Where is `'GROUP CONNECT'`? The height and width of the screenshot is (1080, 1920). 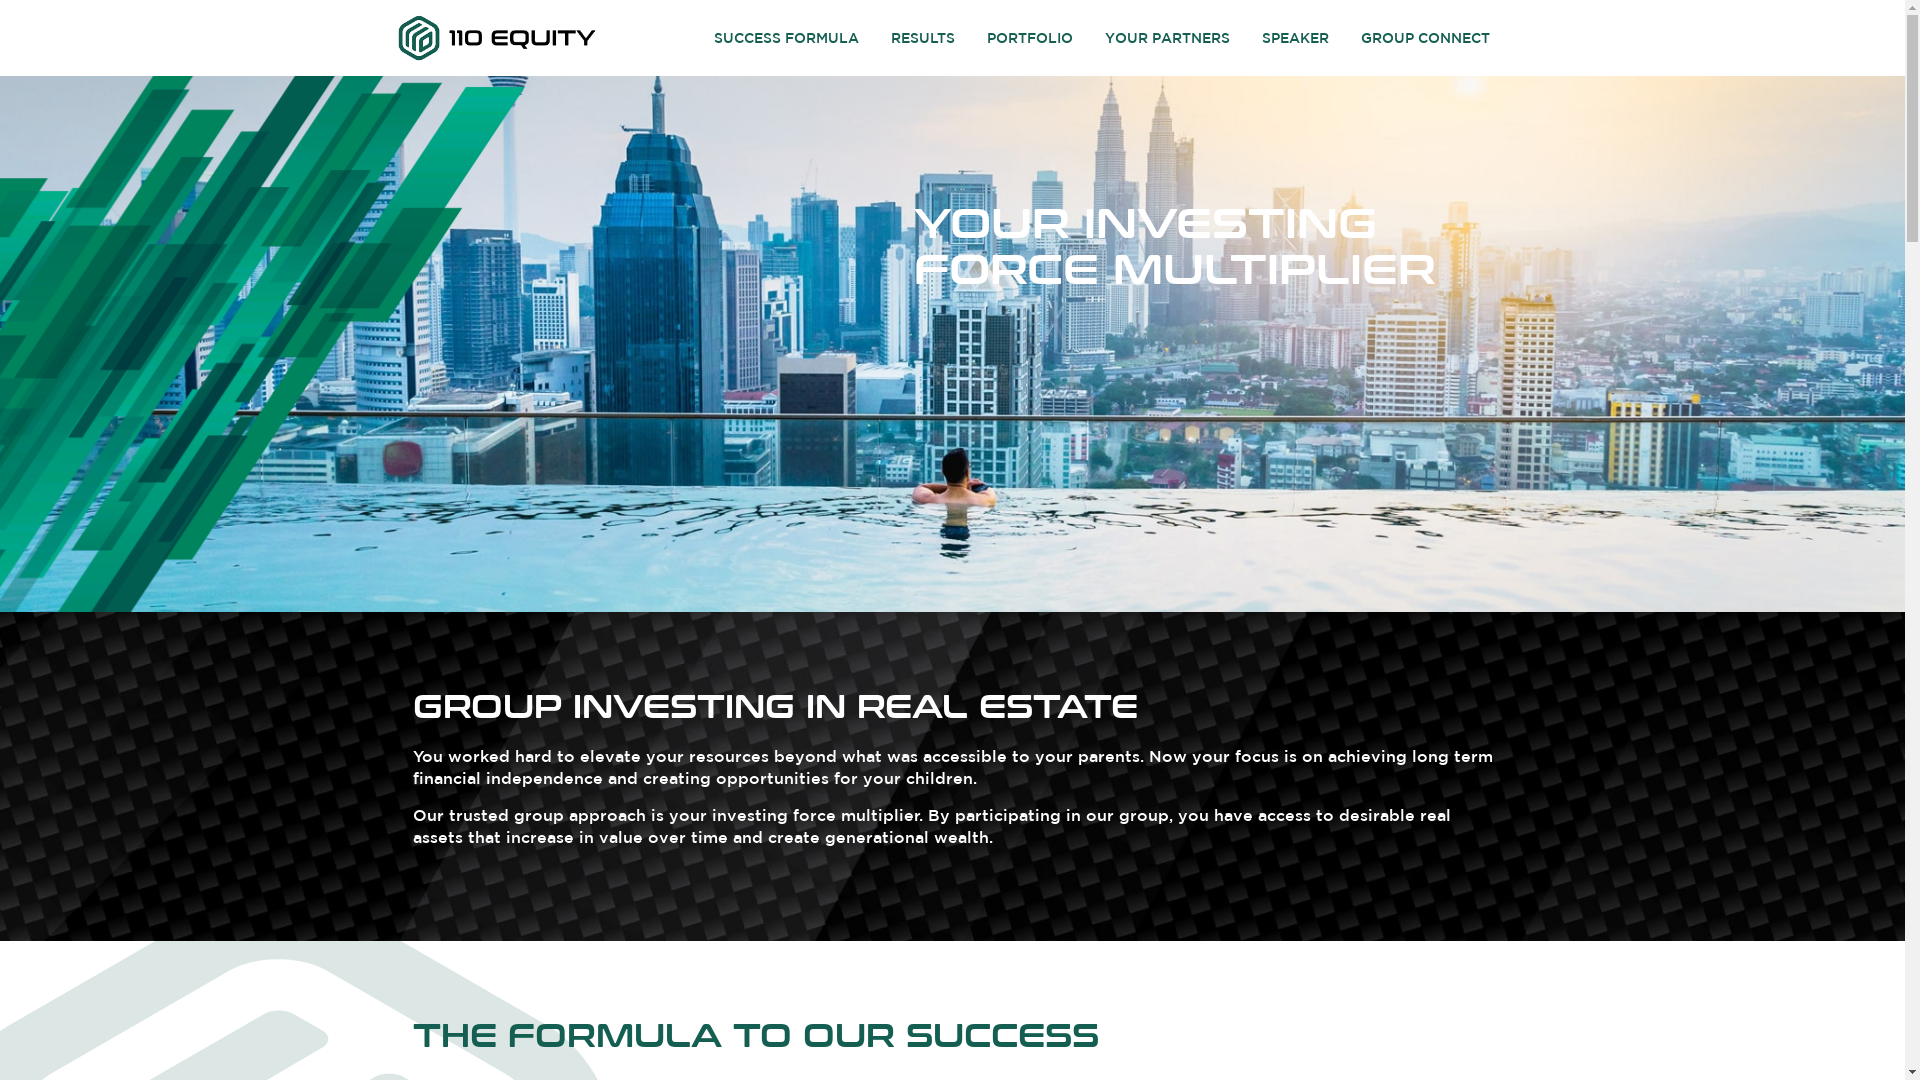
'GROUP CONNECT' is located at coordinates (1347, 38).